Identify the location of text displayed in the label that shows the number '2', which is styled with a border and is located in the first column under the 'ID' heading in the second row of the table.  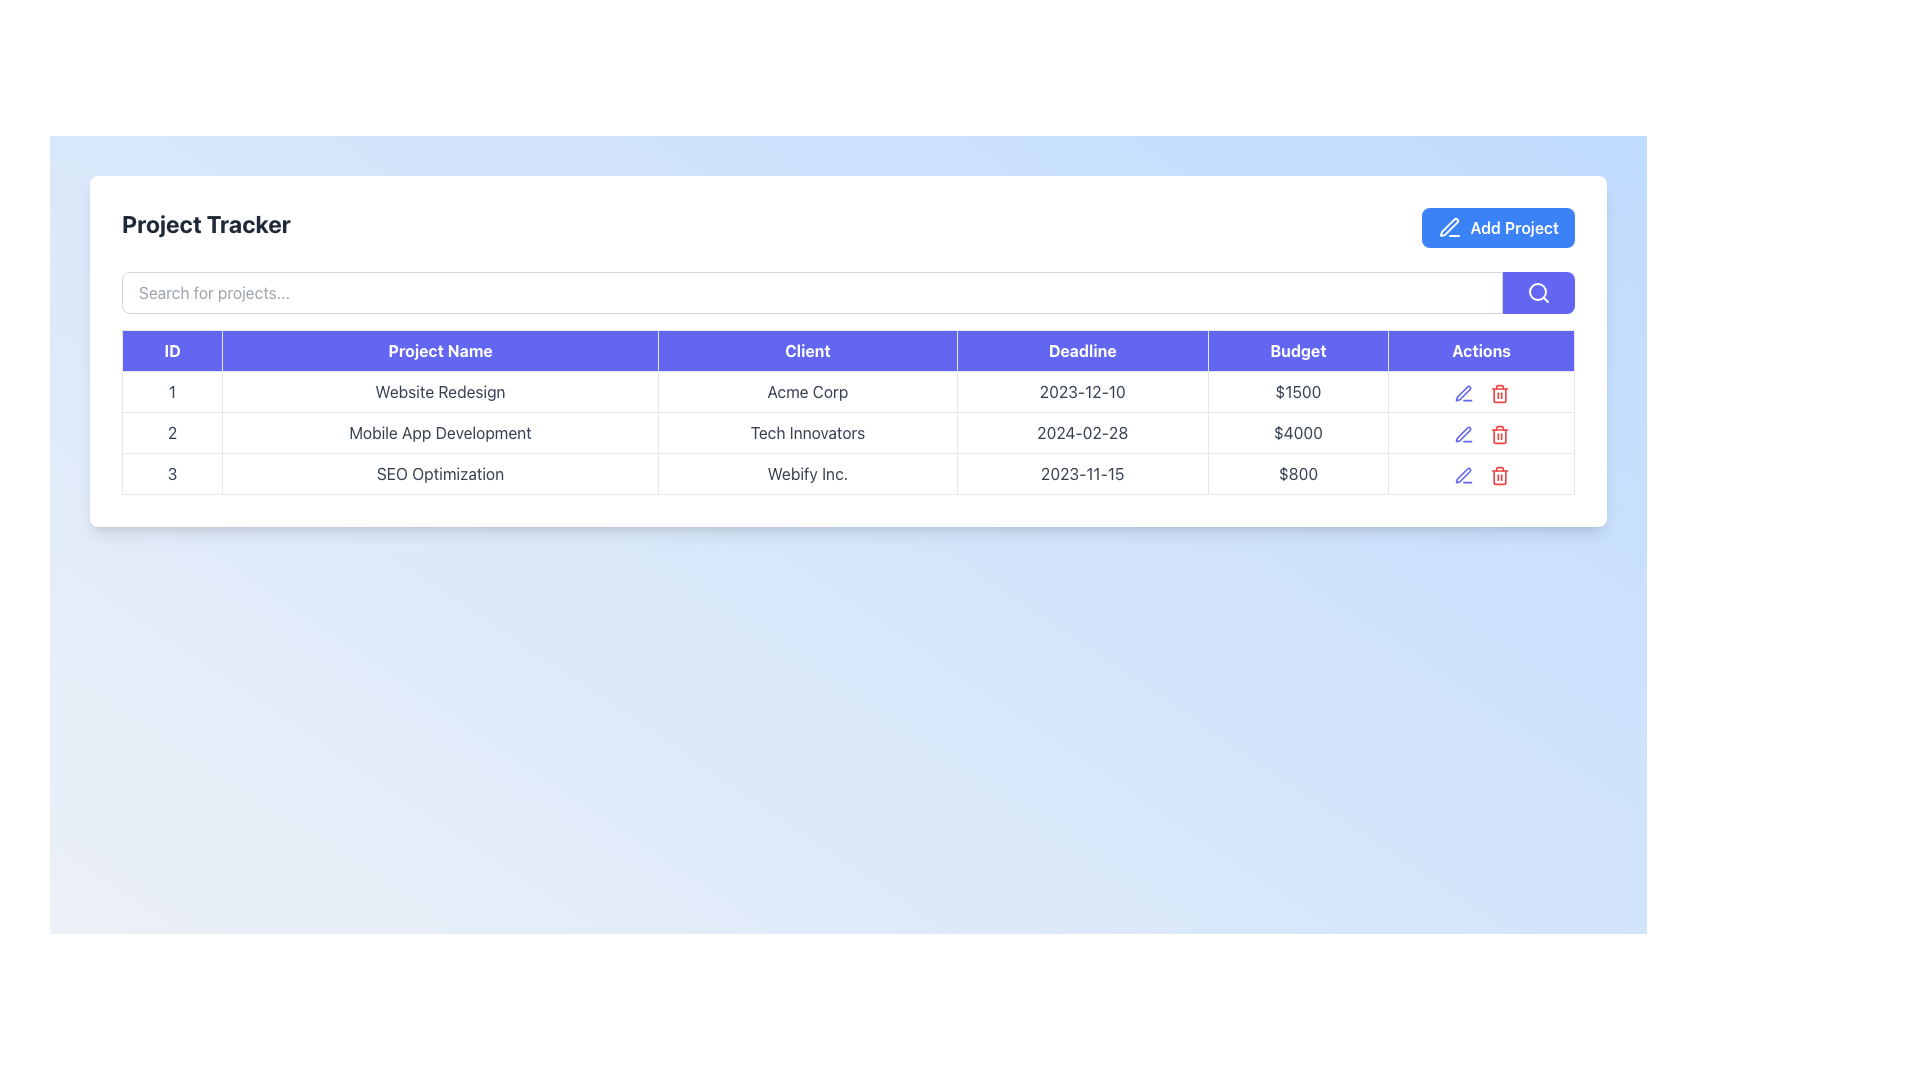
(172, 431).